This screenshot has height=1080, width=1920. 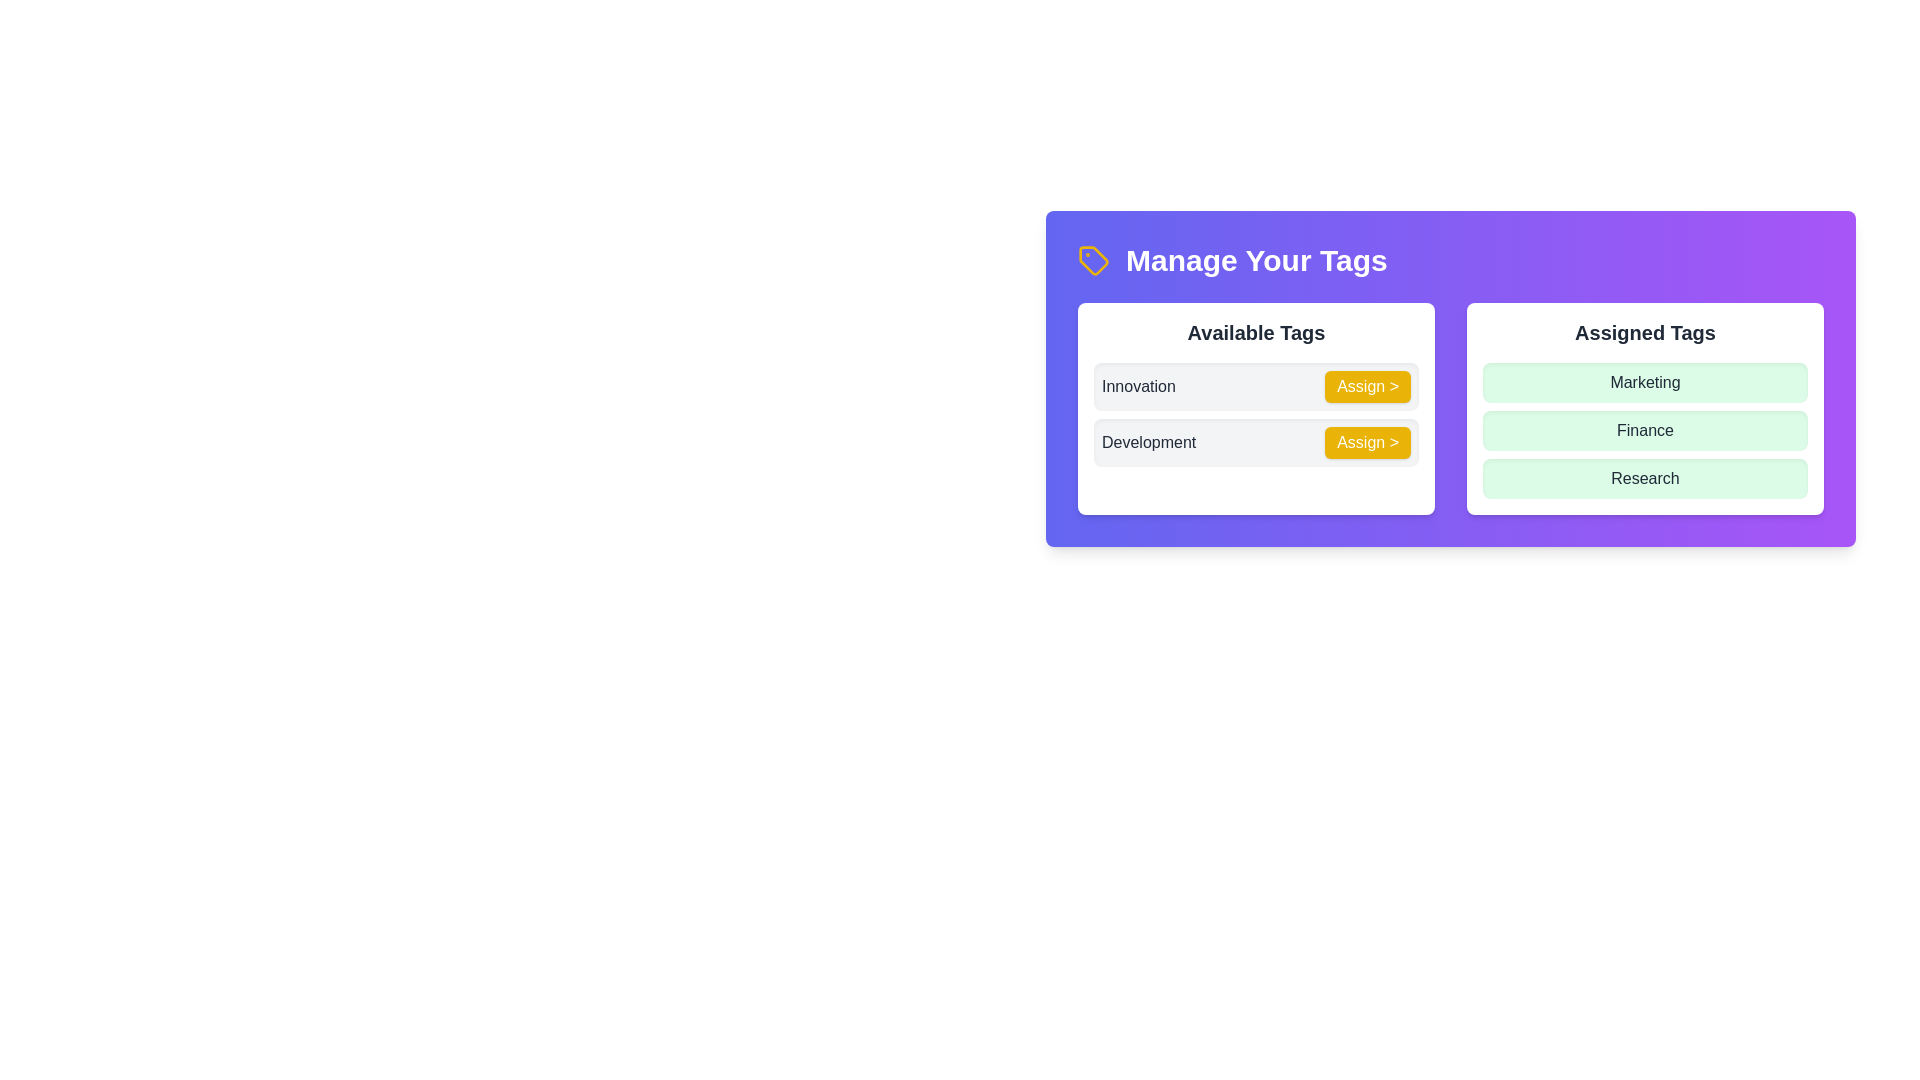 I want to click on the 'Assign >' button located on the right side of the horizontally aligned bar labeled 'Development' within the 'Available Tags' section under 'Manage Your Tags', so click(x=1255, y=442).